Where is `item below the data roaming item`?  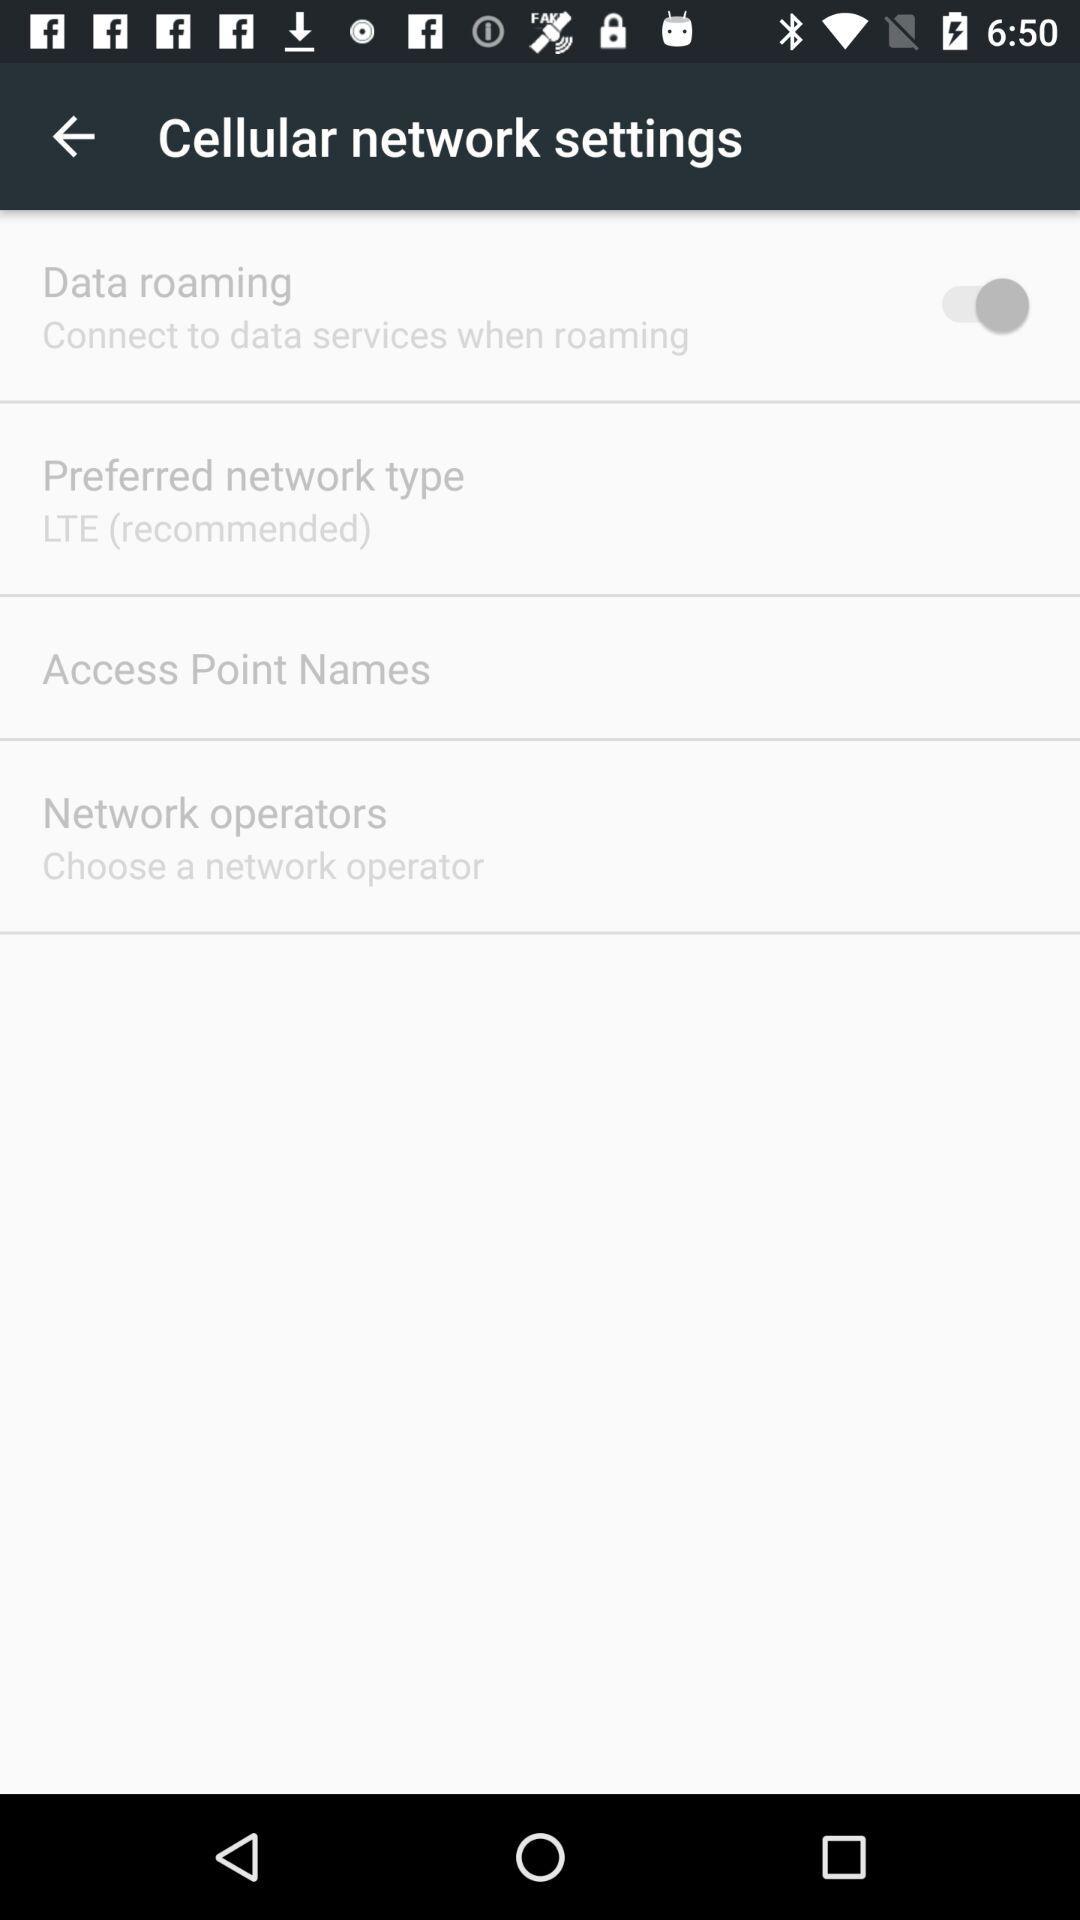
item below the data roaming item is located at coordinates (365, 333).